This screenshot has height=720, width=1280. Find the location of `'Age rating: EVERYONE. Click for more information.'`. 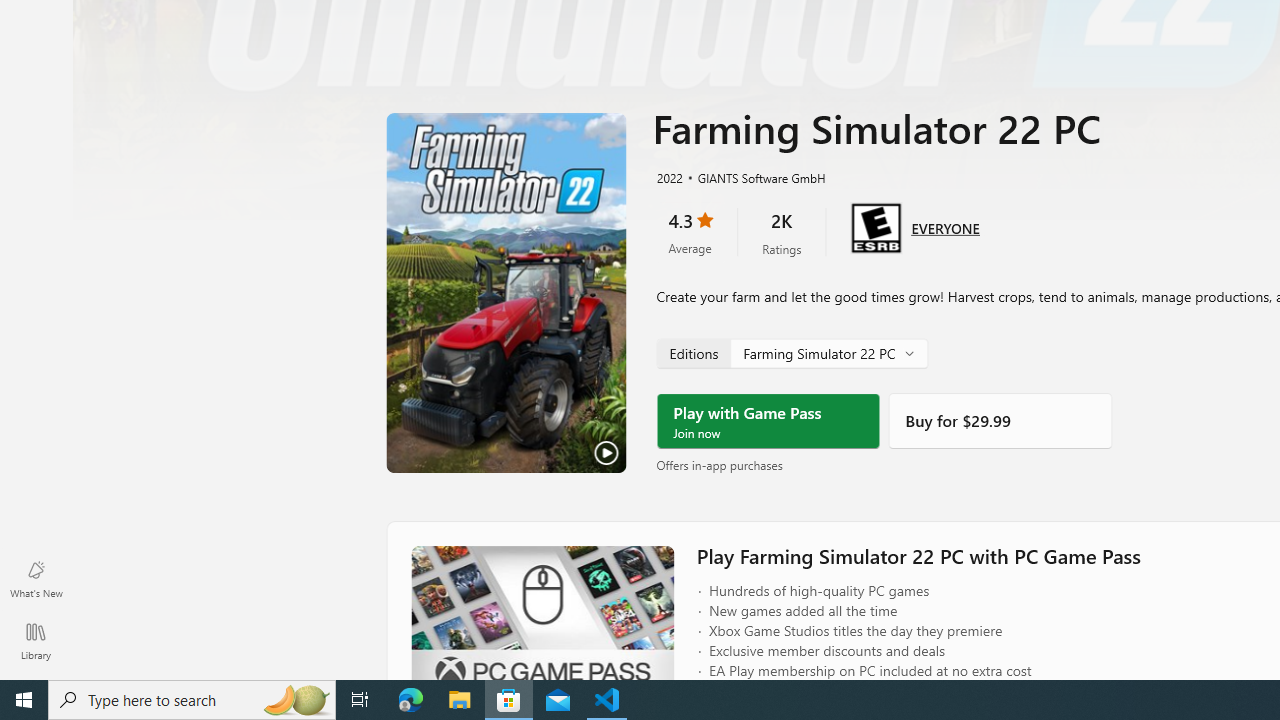

'Age rating: EVERYONE. Click for more information.' is located at coordinates (944, 225).